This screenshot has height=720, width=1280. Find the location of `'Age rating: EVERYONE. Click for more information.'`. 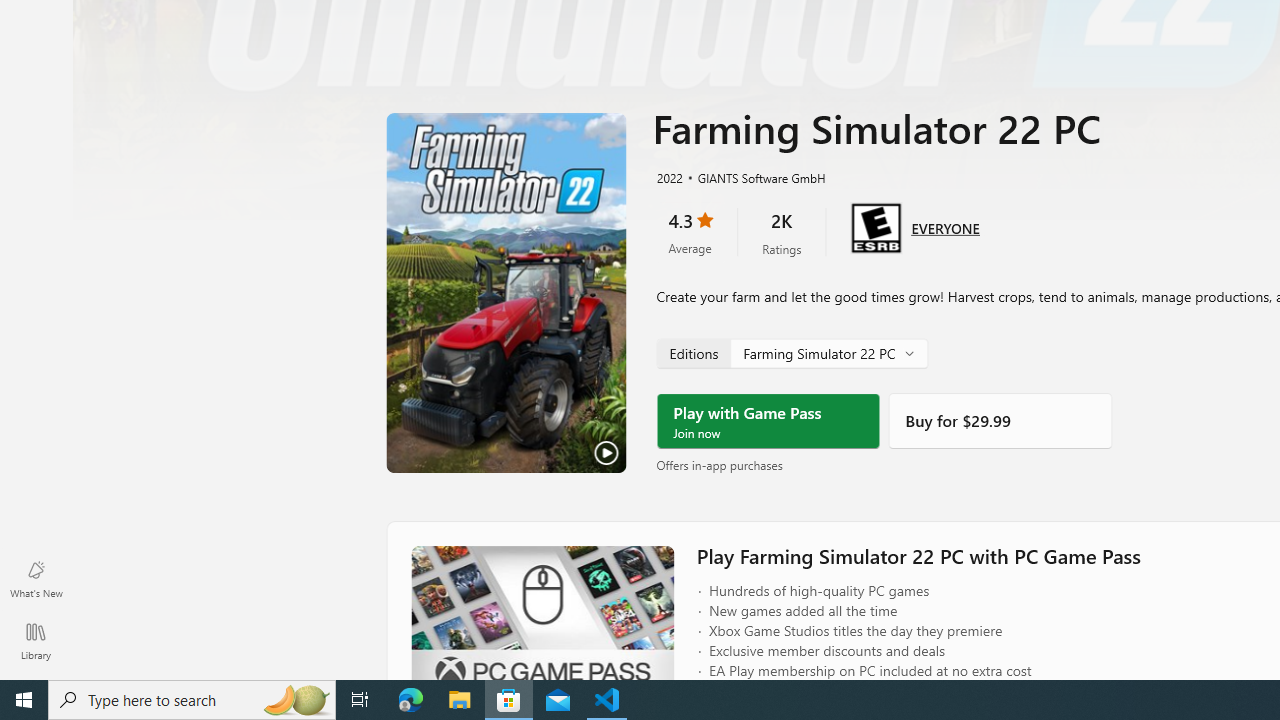

'Age rating: EVERYONE. Click for more information.' is located at coordinates (944, 225).